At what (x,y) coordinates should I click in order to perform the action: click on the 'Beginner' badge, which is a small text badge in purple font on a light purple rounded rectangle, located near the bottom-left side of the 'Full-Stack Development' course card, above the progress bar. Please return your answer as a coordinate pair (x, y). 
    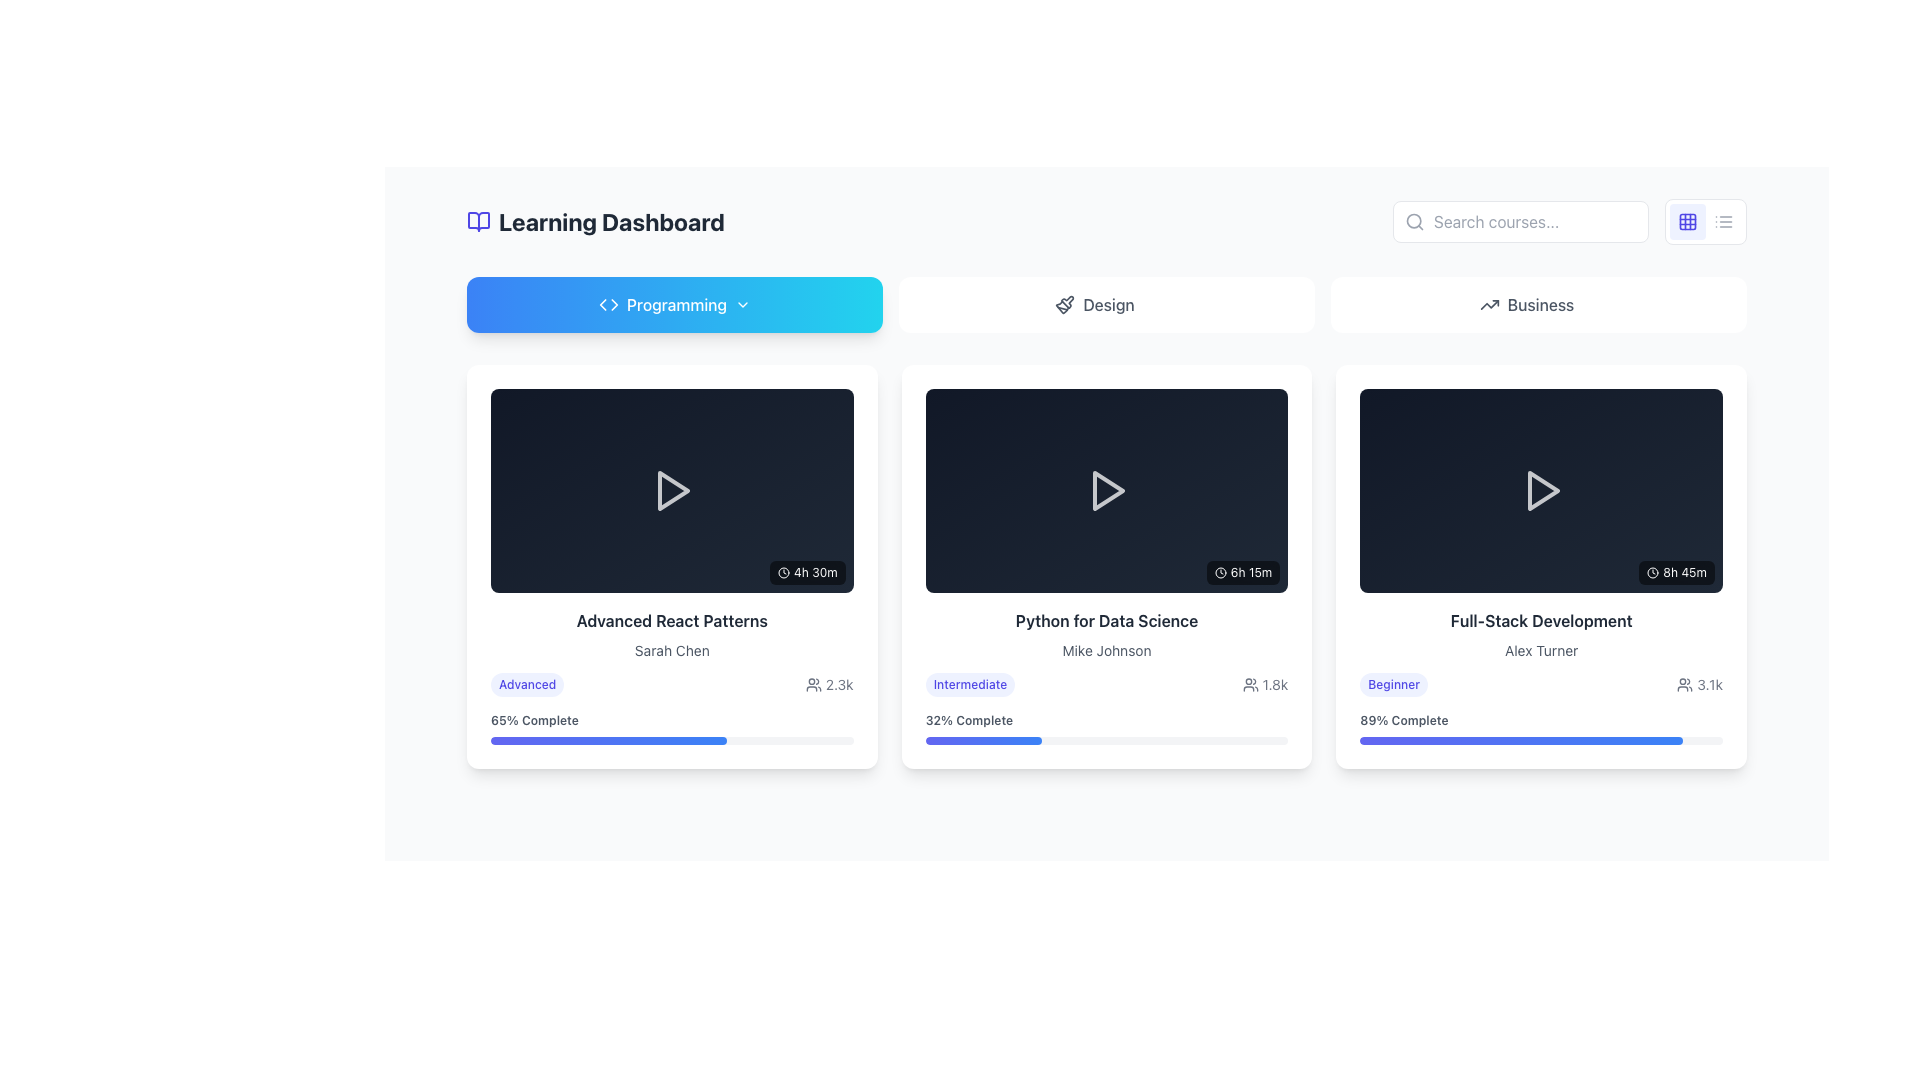
    Looking at the image, I should click on (1393, 683).